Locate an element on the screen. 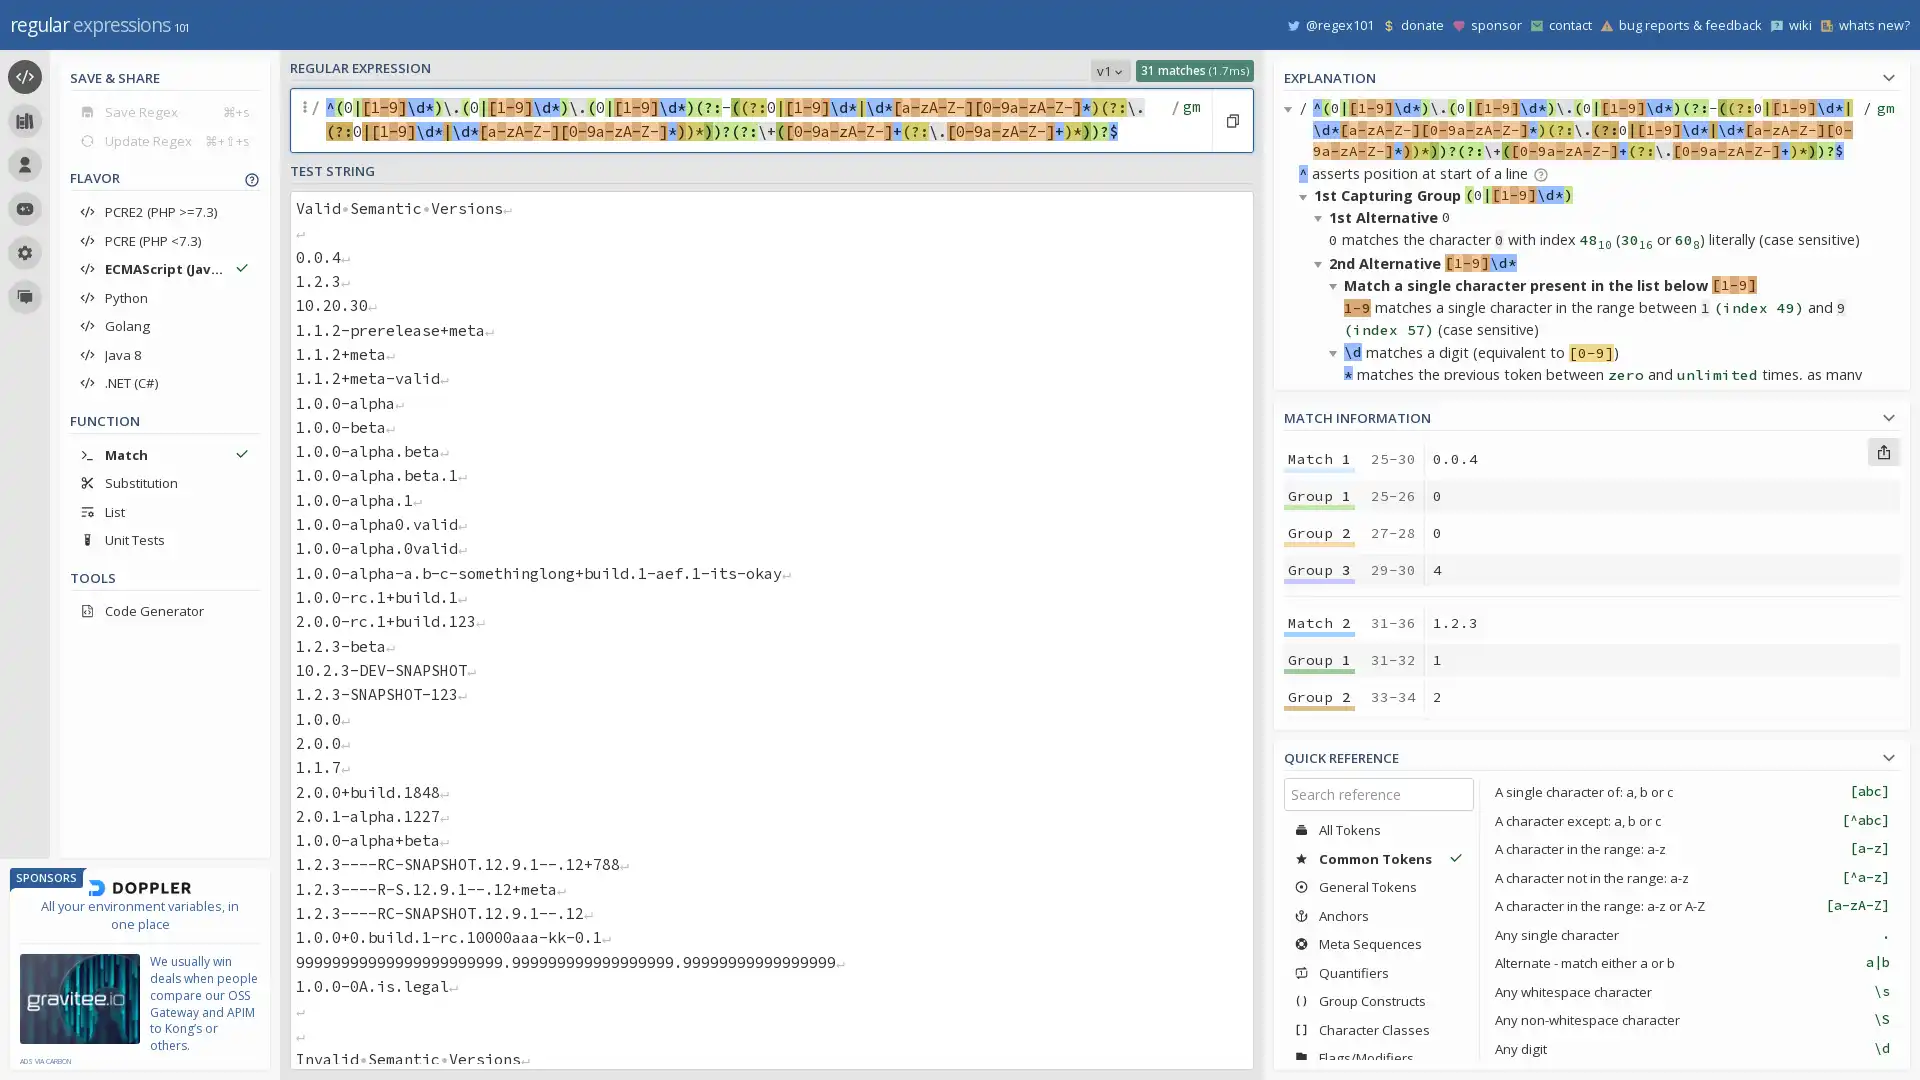 The height and width of the screenshot is (1080, 1920). Group Constructs is located at coordinates (1377, 1001).